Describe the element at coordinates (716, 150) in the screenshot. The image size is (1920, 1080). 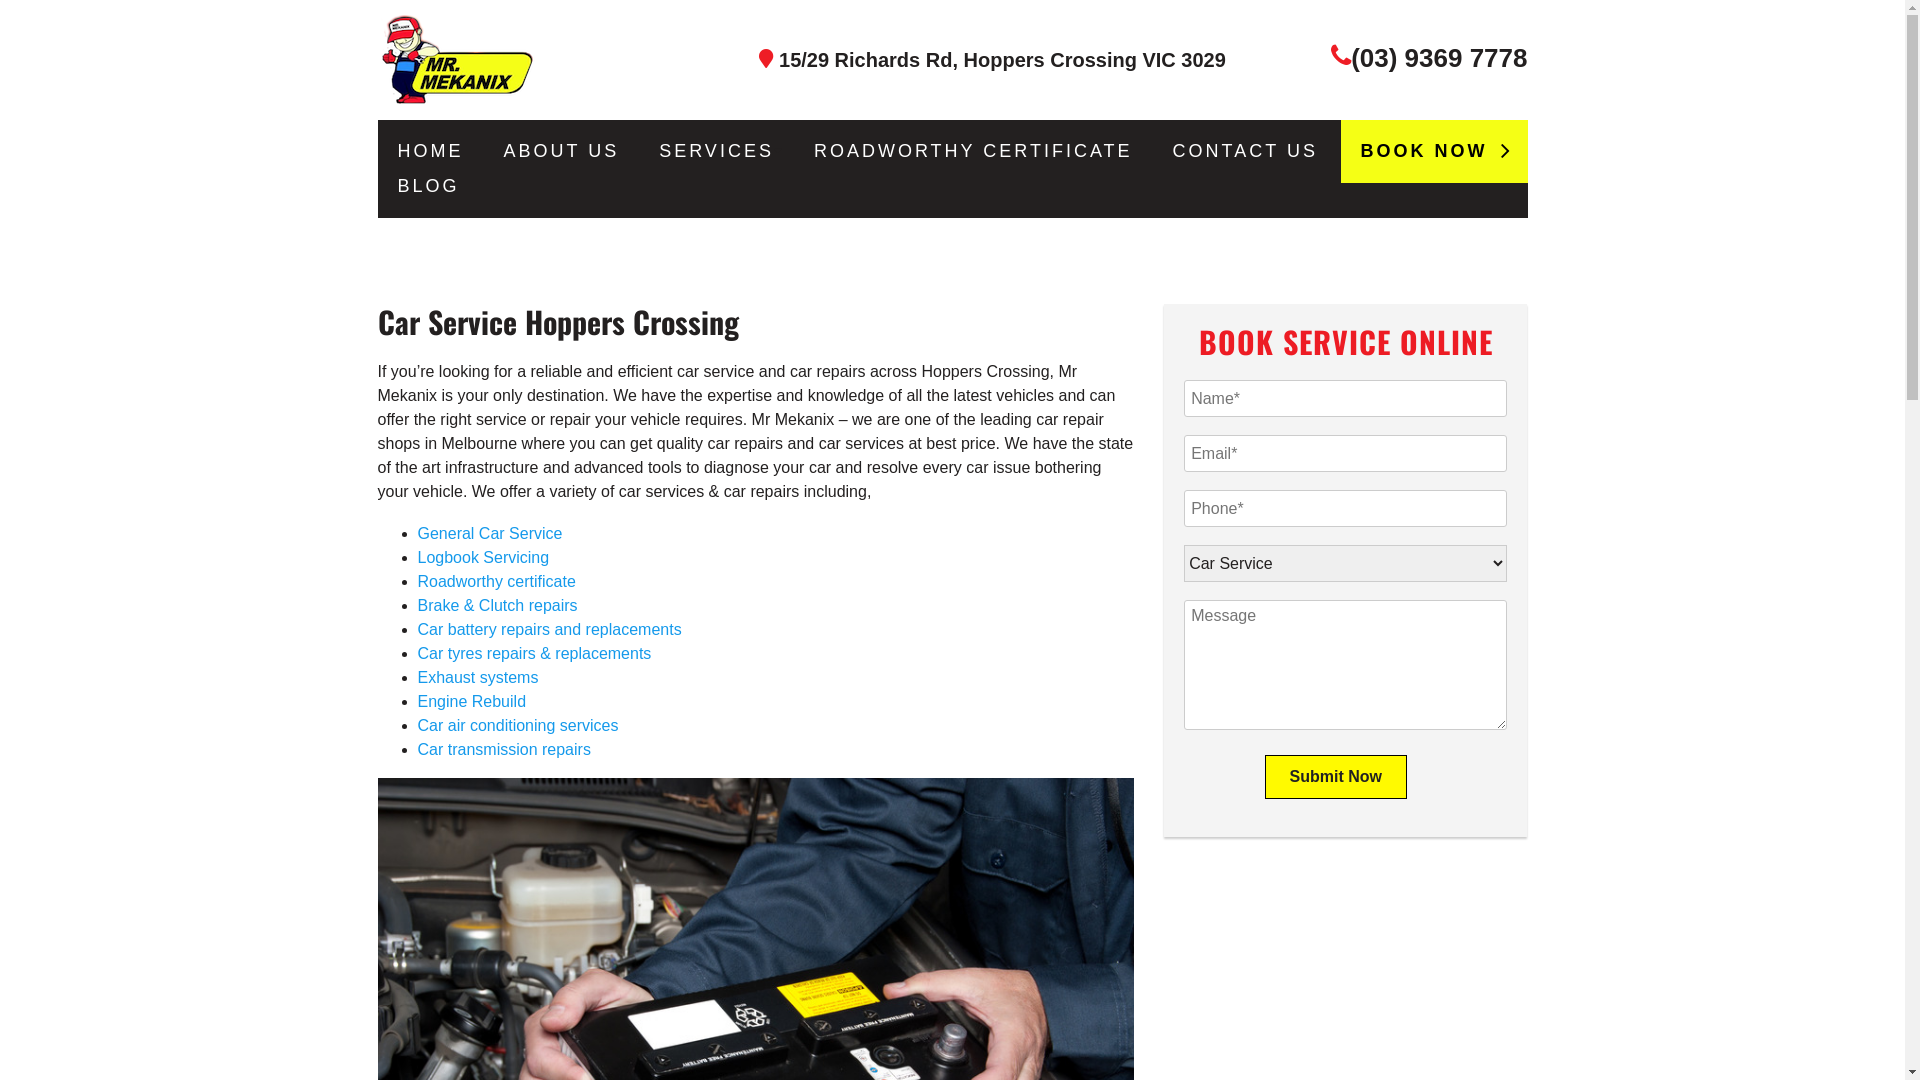
I see `'SERVICES'` at that location.